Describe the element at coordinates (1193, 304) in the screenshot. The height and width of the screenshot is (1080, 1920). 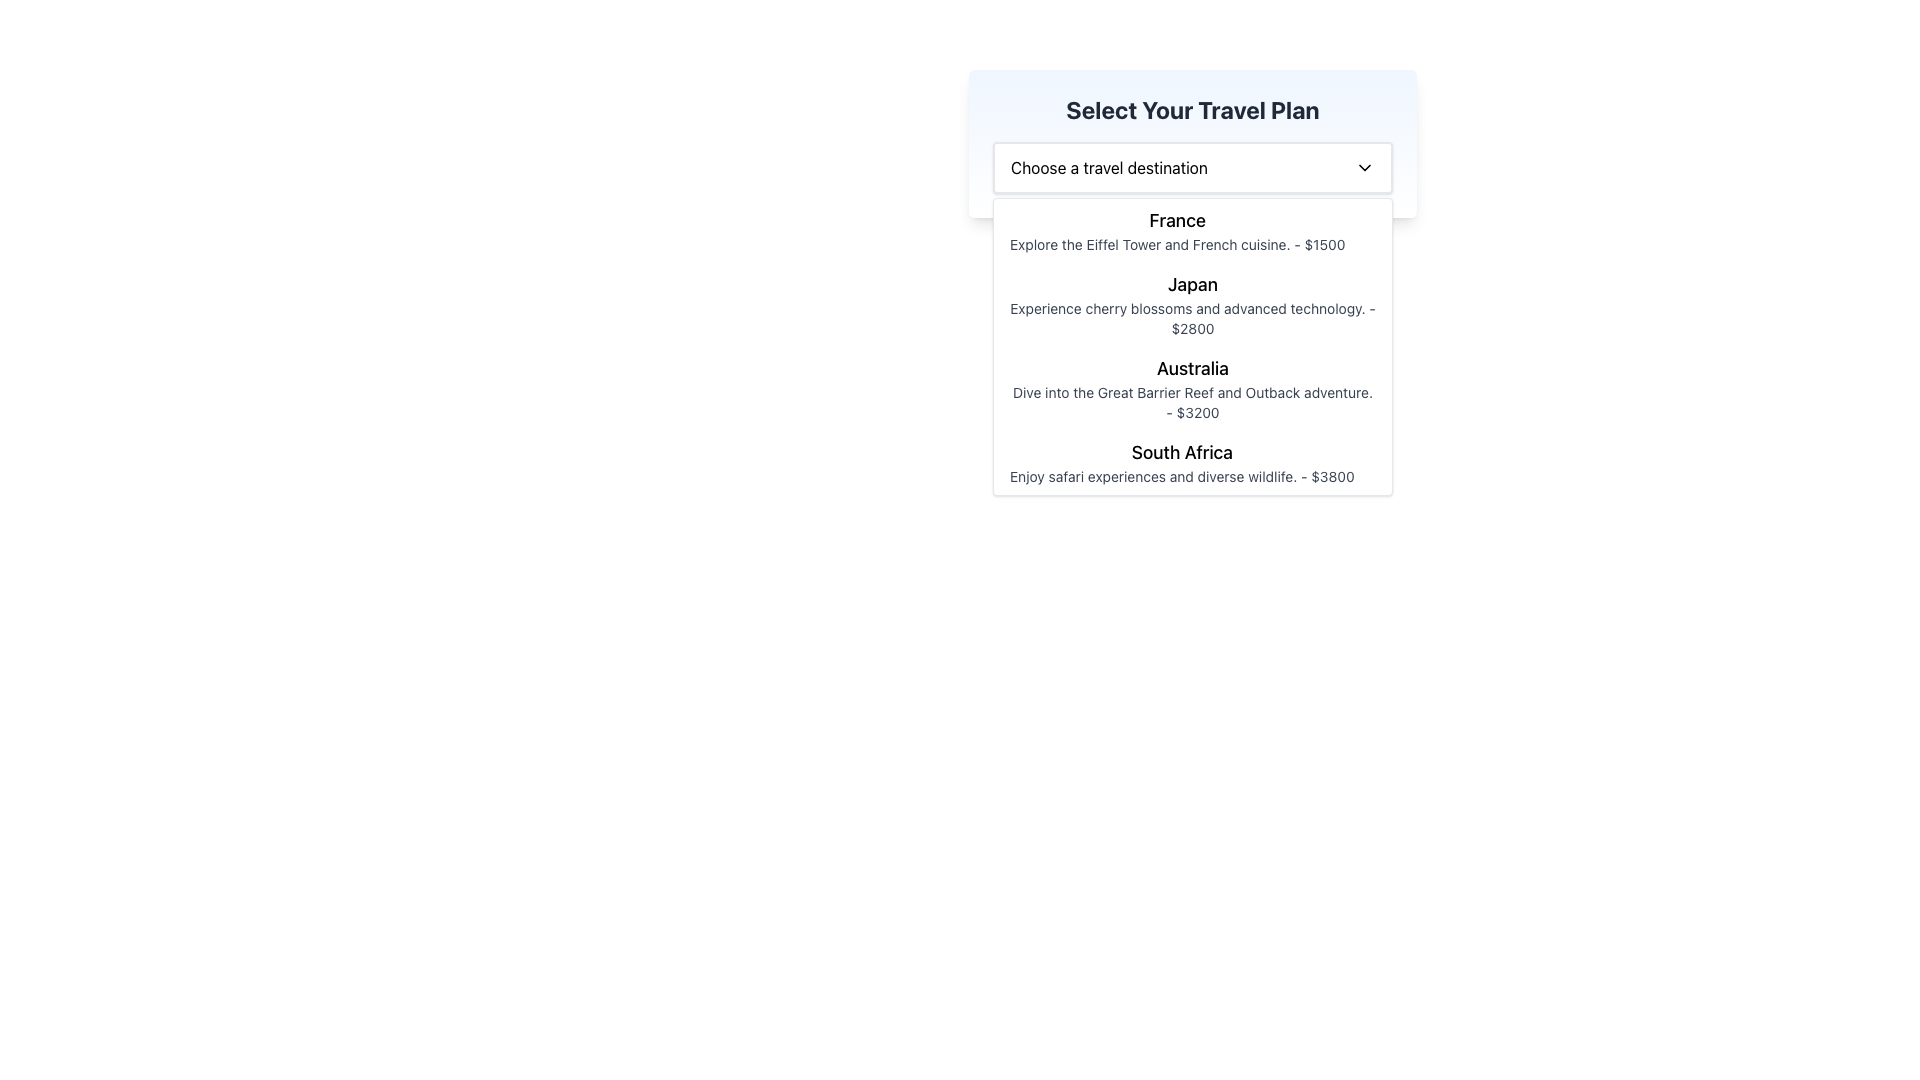
I see `the static text block displaying 'Japan' with a description about cherry blossoms and technology, located in a dropdown menu interface` at that location.